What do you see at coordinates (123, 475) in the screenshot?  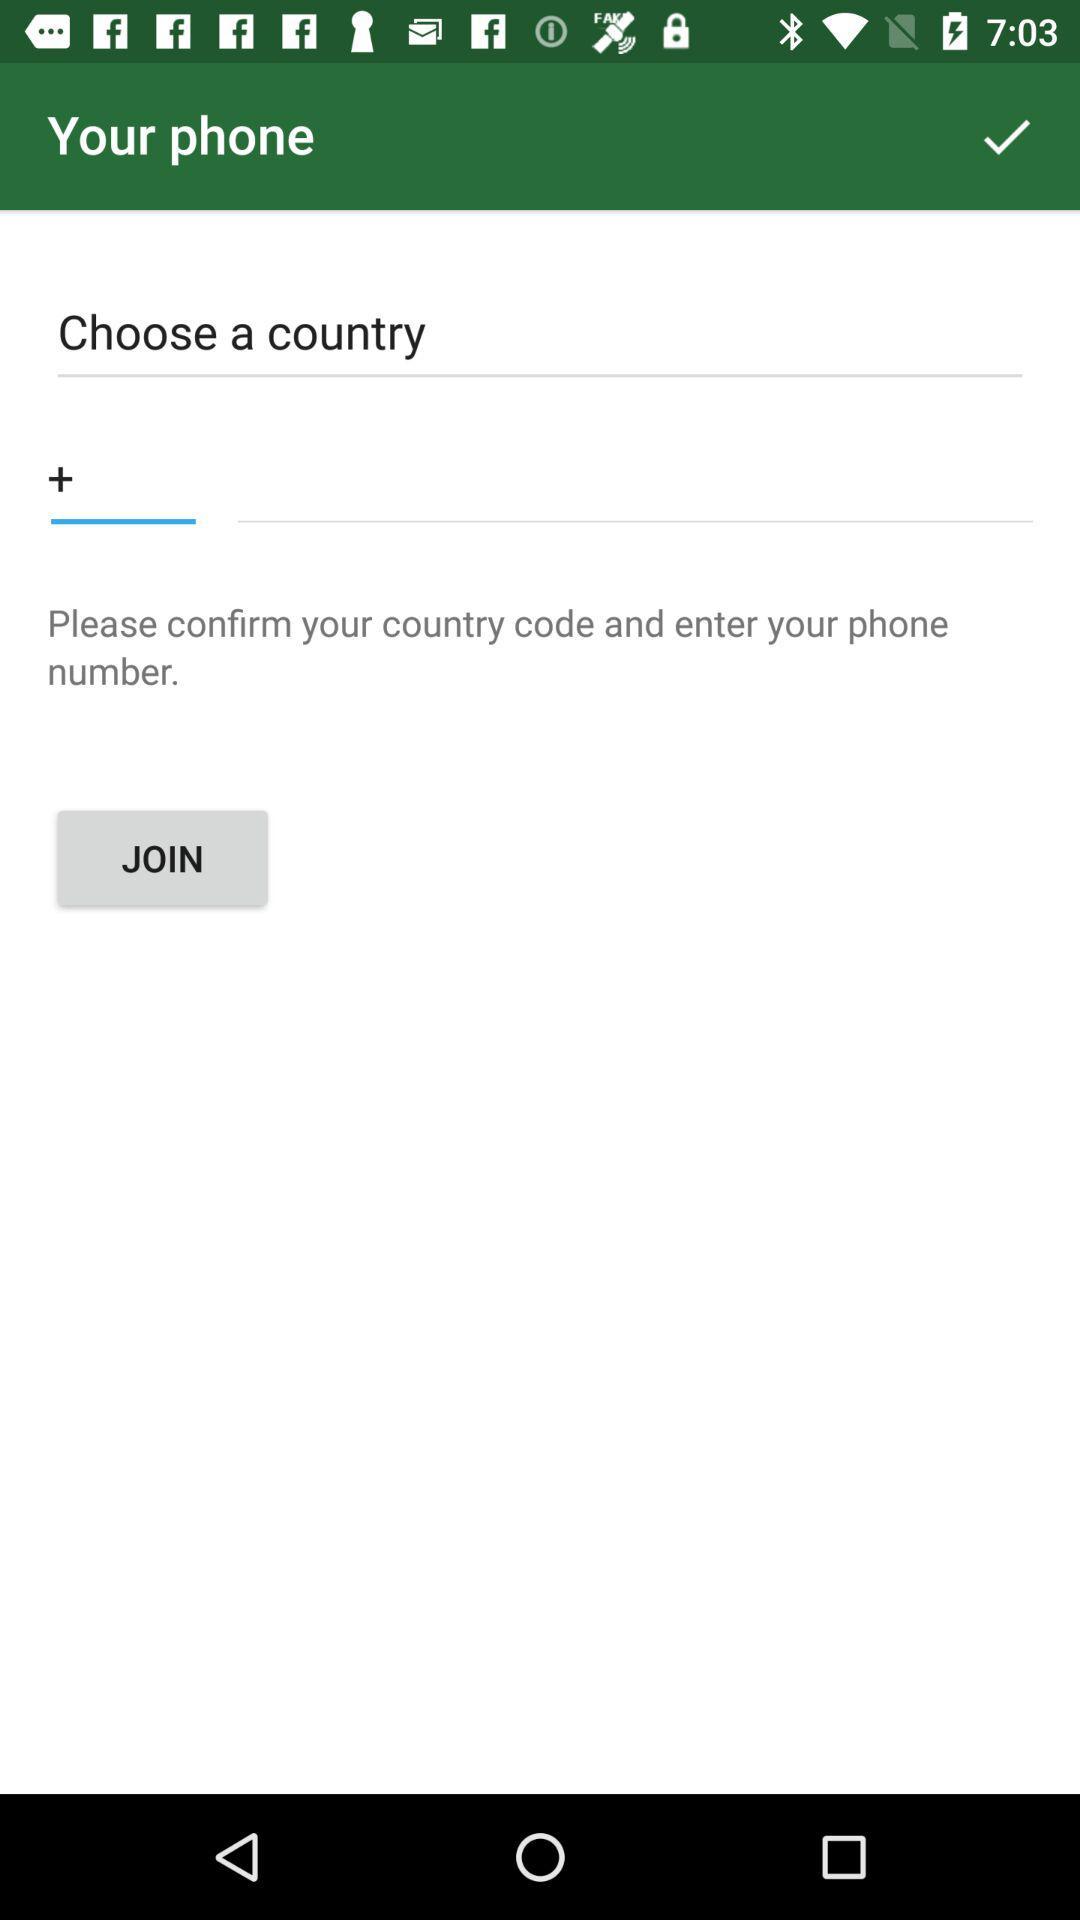 I see `shows add option` at bounding box center [123, 475].